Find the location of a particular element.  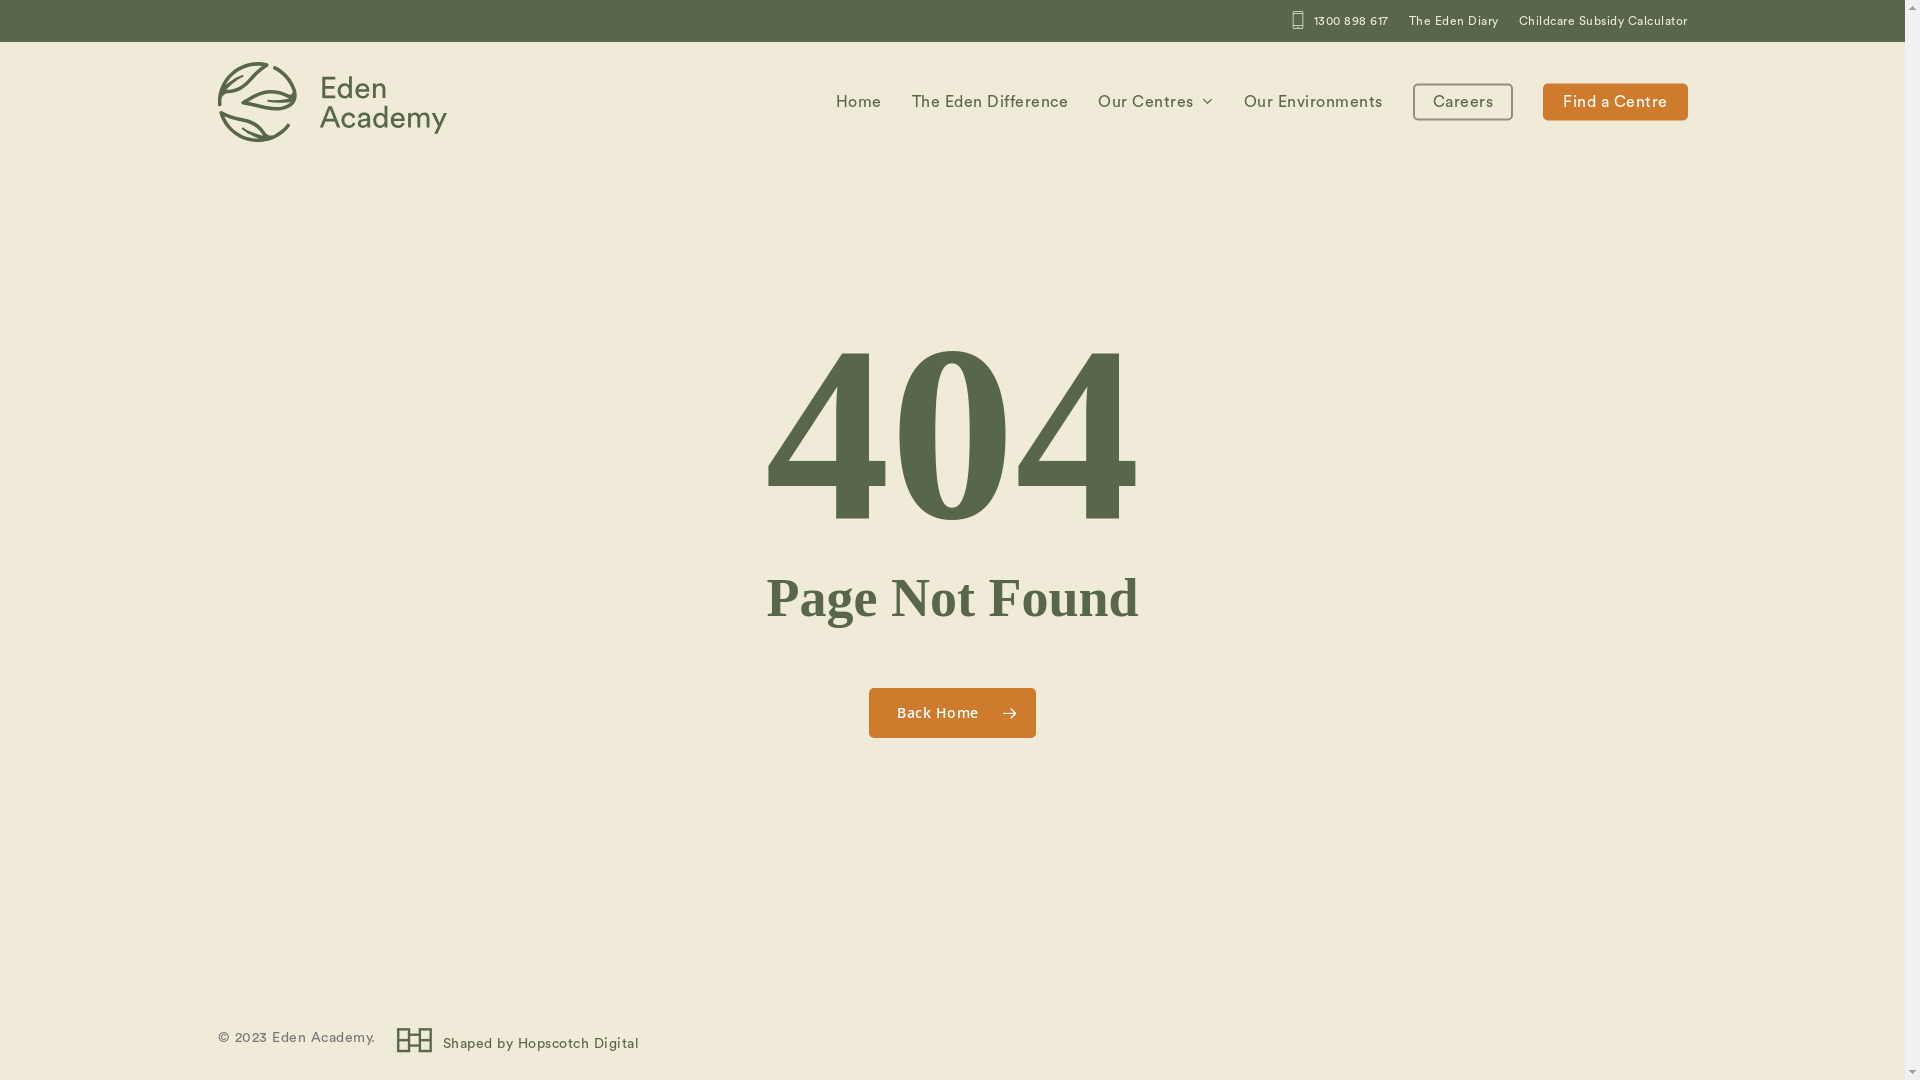

'The Eden Diary' is located at coordinates (1453, 20).